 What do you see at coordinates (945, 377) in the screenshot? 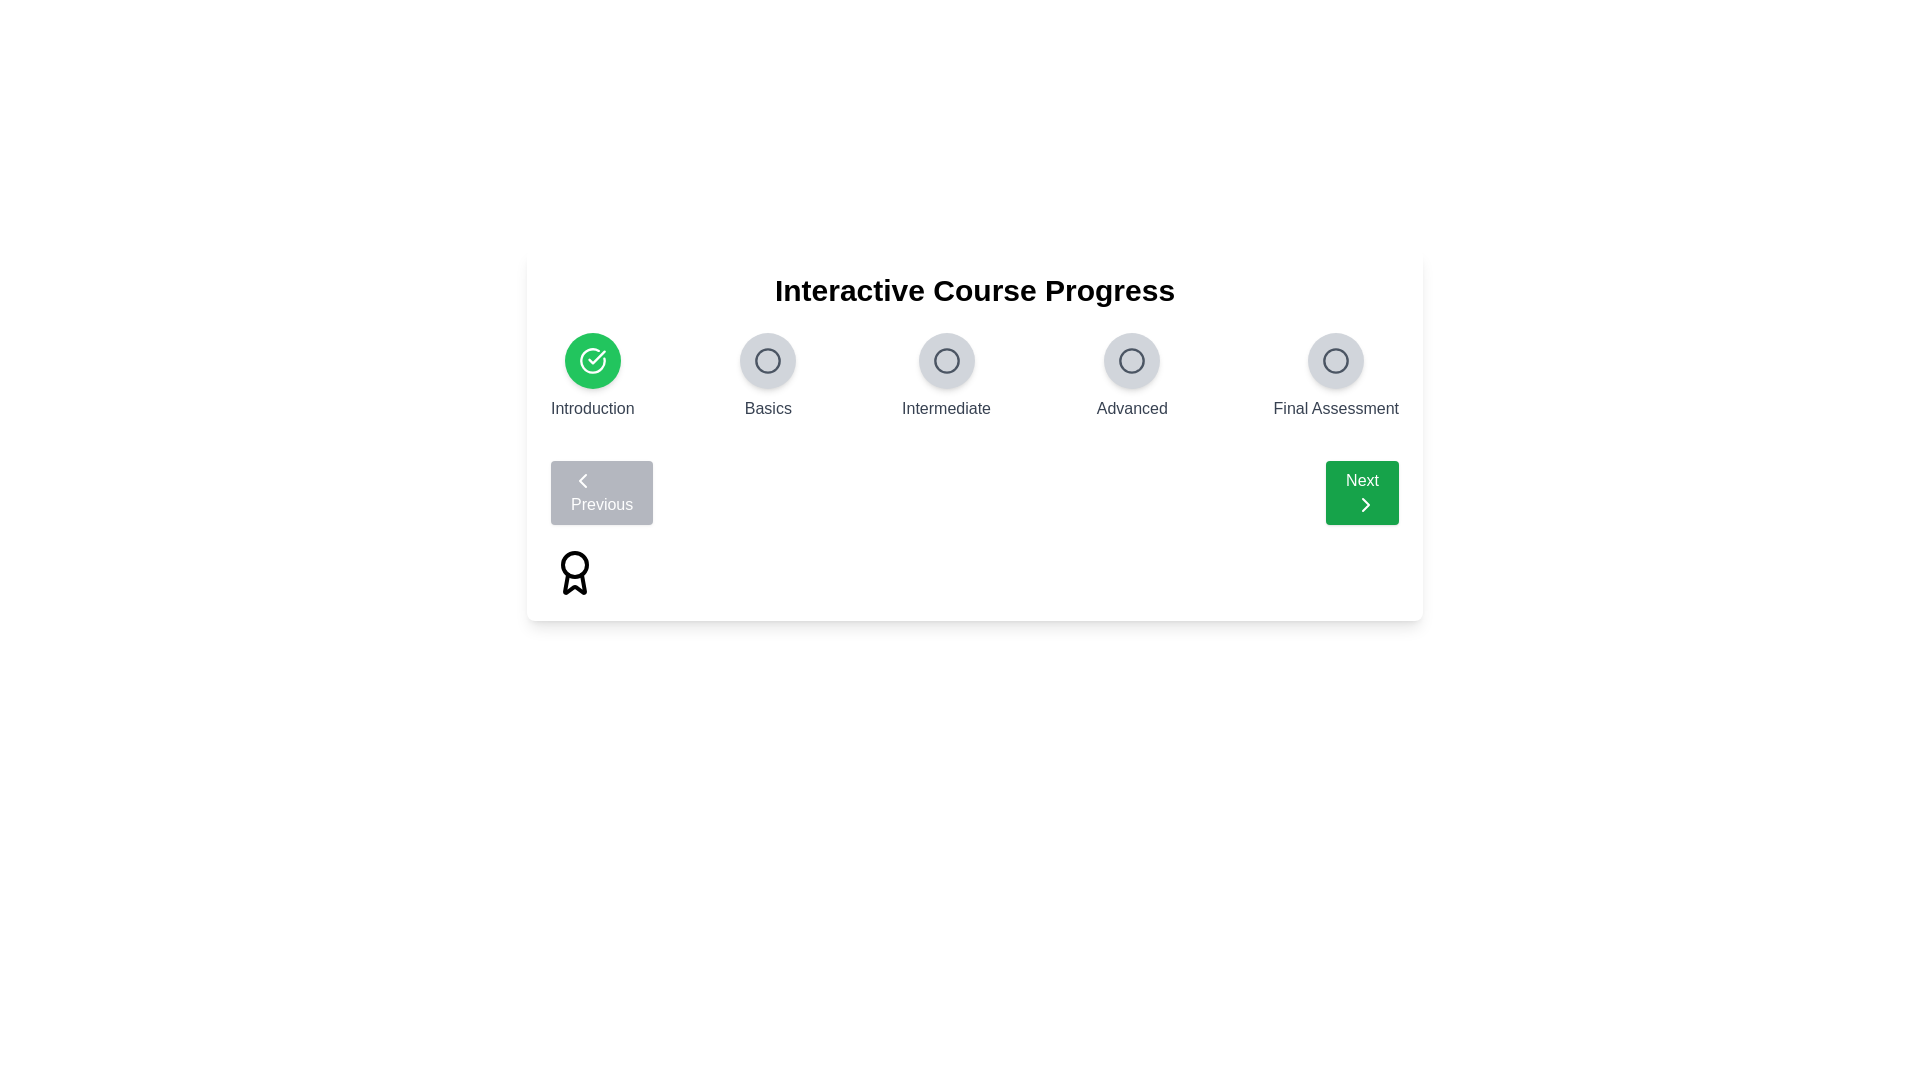
I see `the 'Intermediate' button-like progress indicator in the course progress tracker, which is the third item in the horizontal progress indicator bar located beneath the heading 'Interactive Course Progress'` at bounding box center [945, 377].